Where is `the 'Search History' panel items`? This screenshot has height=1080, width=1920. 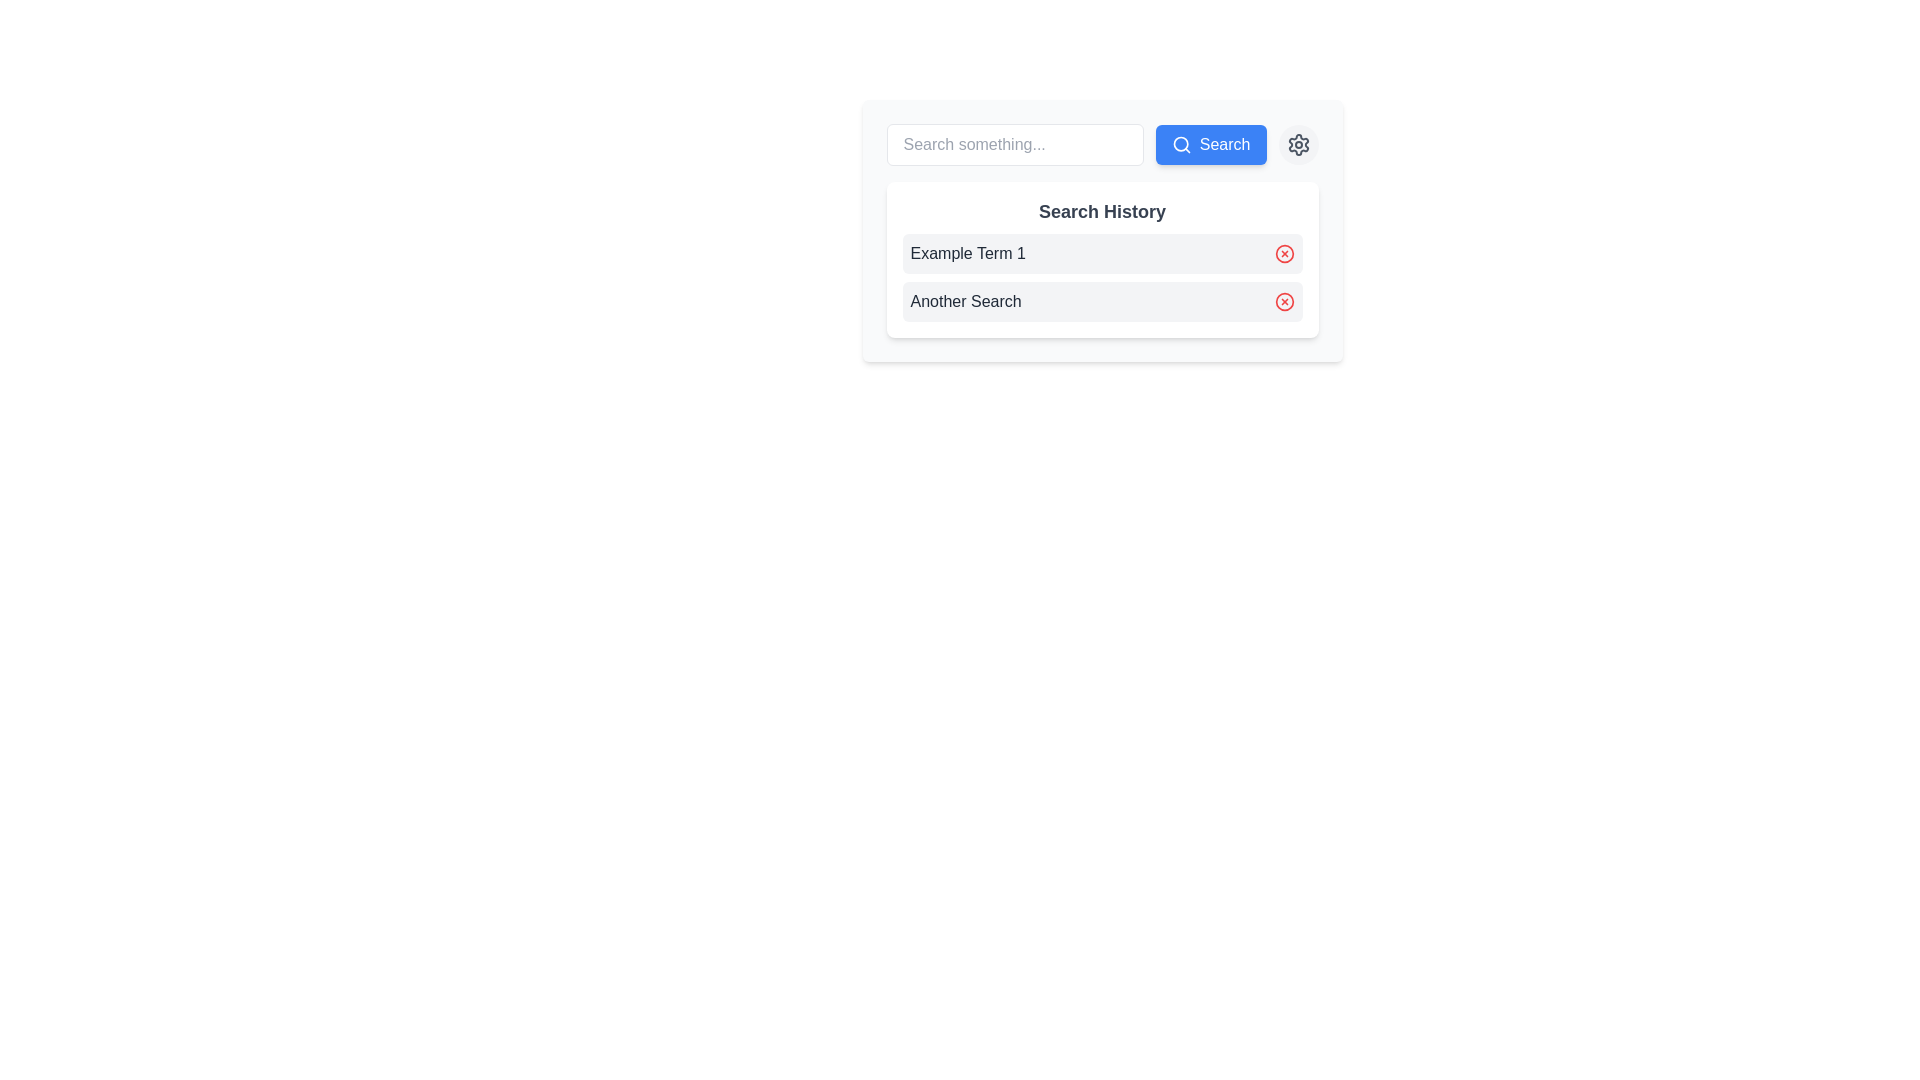 the 'Search History' panel items is located at coordinates (1101, 258).